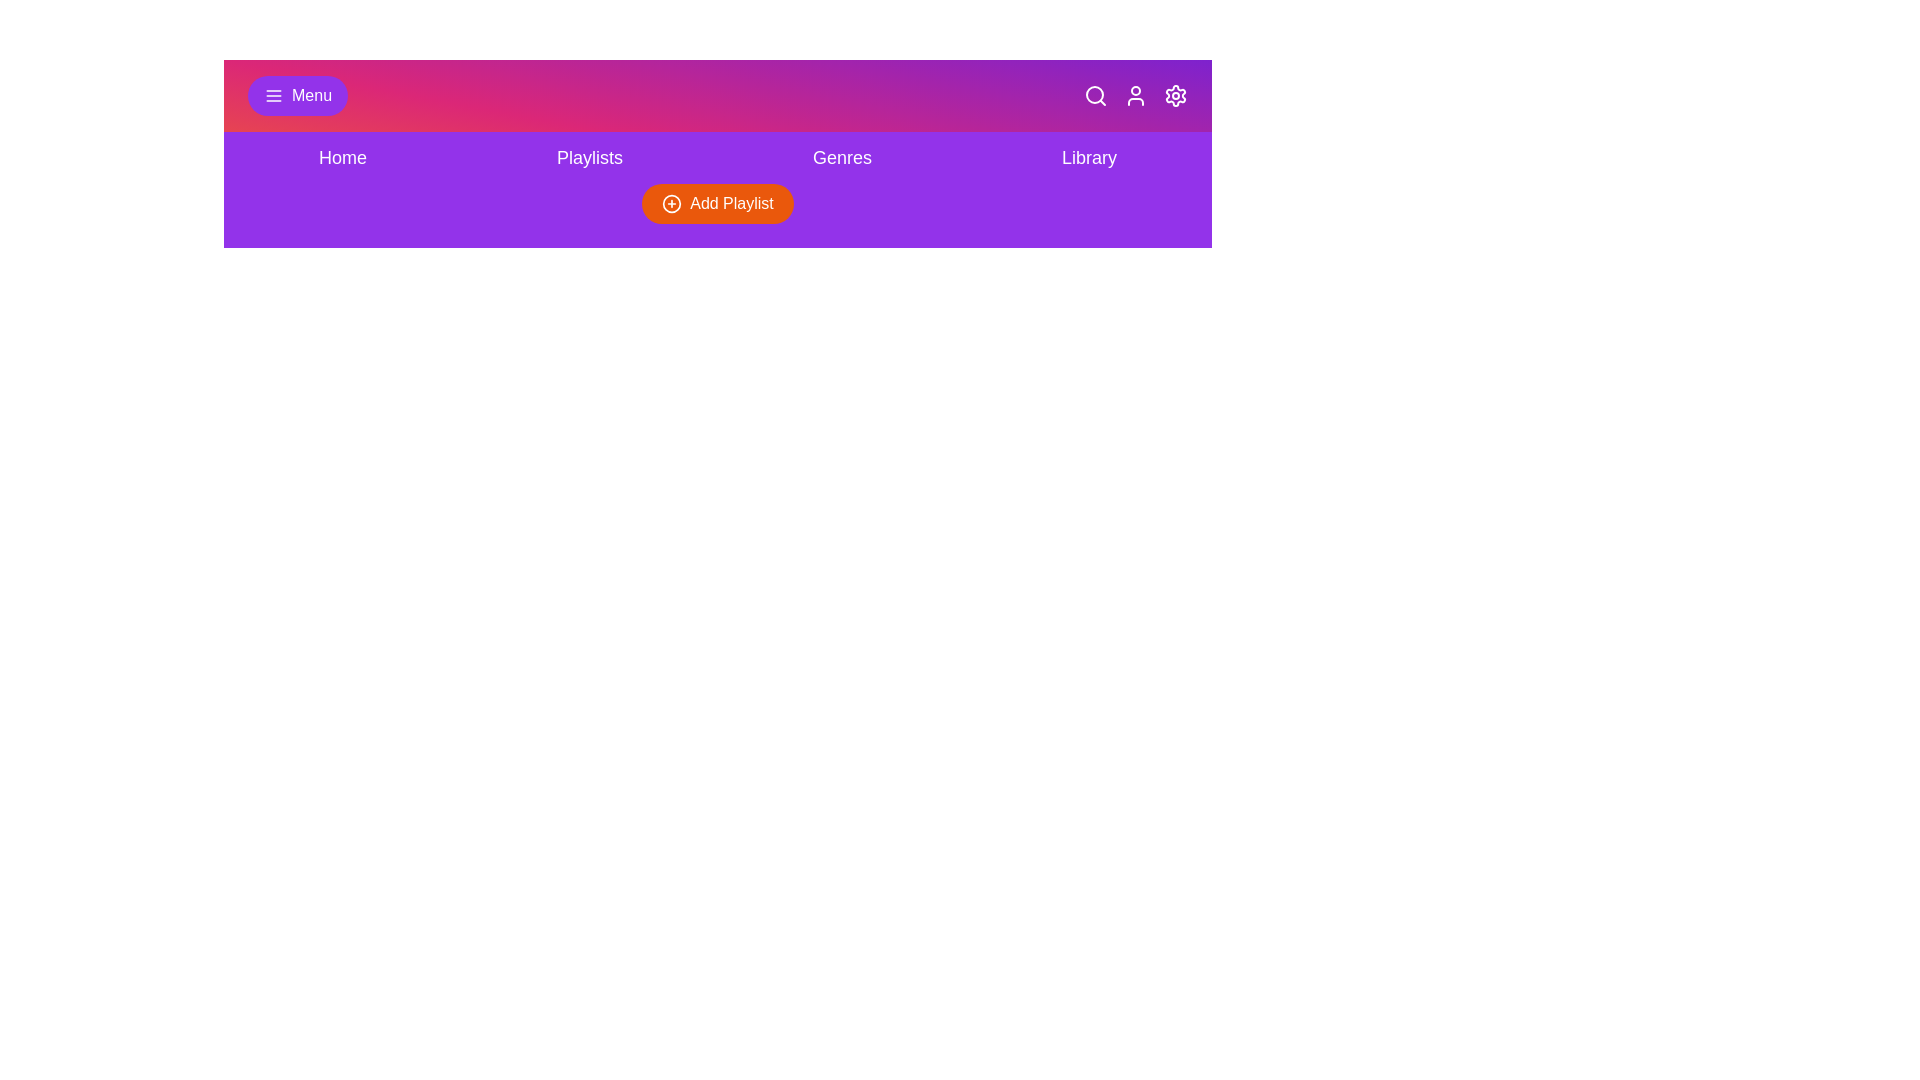 Image resolution: width=1920 pixels, height=1080 pixels. Describe the element at coordinates (342, 157) in the screenshot. I see `the navigation link corresponding to Home to navigate to that section` at that location.